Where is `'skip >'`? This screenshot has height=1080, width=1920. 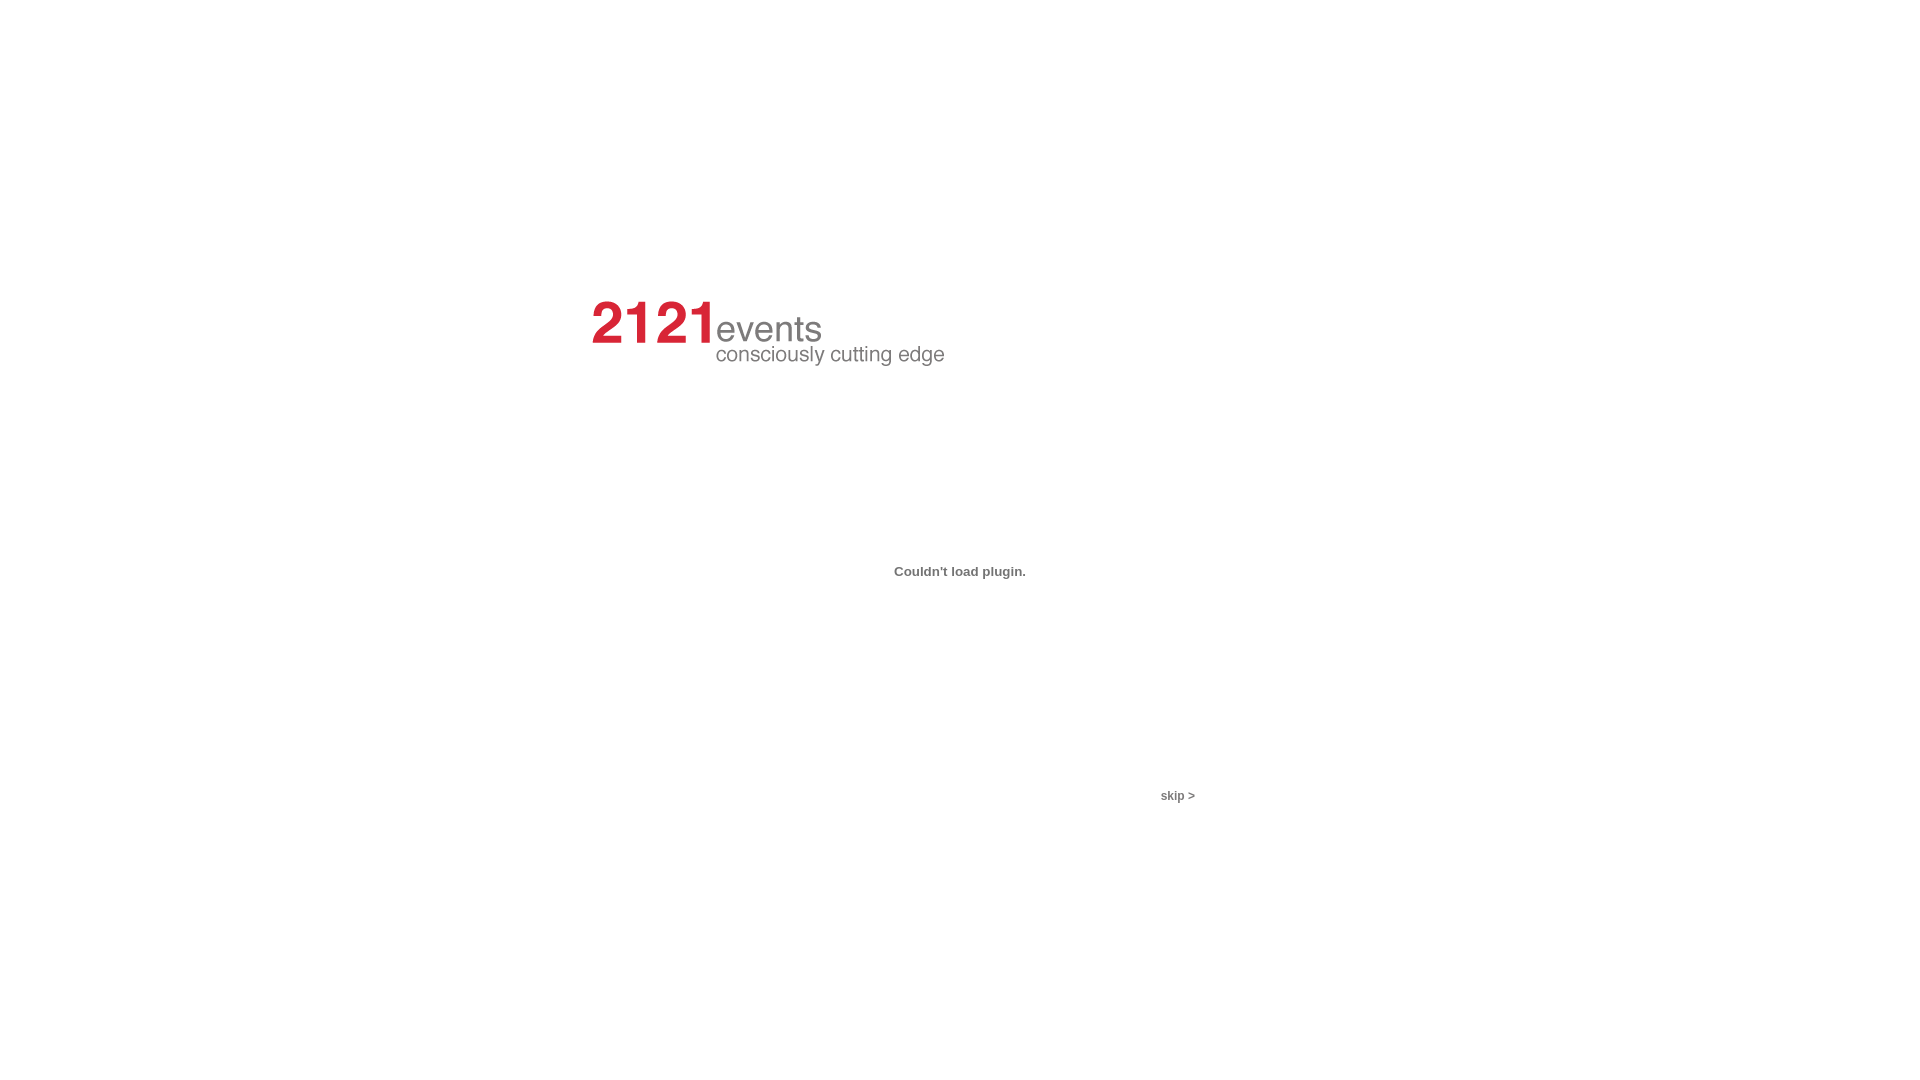
'skip >' is located at coordinates (1161, 794).